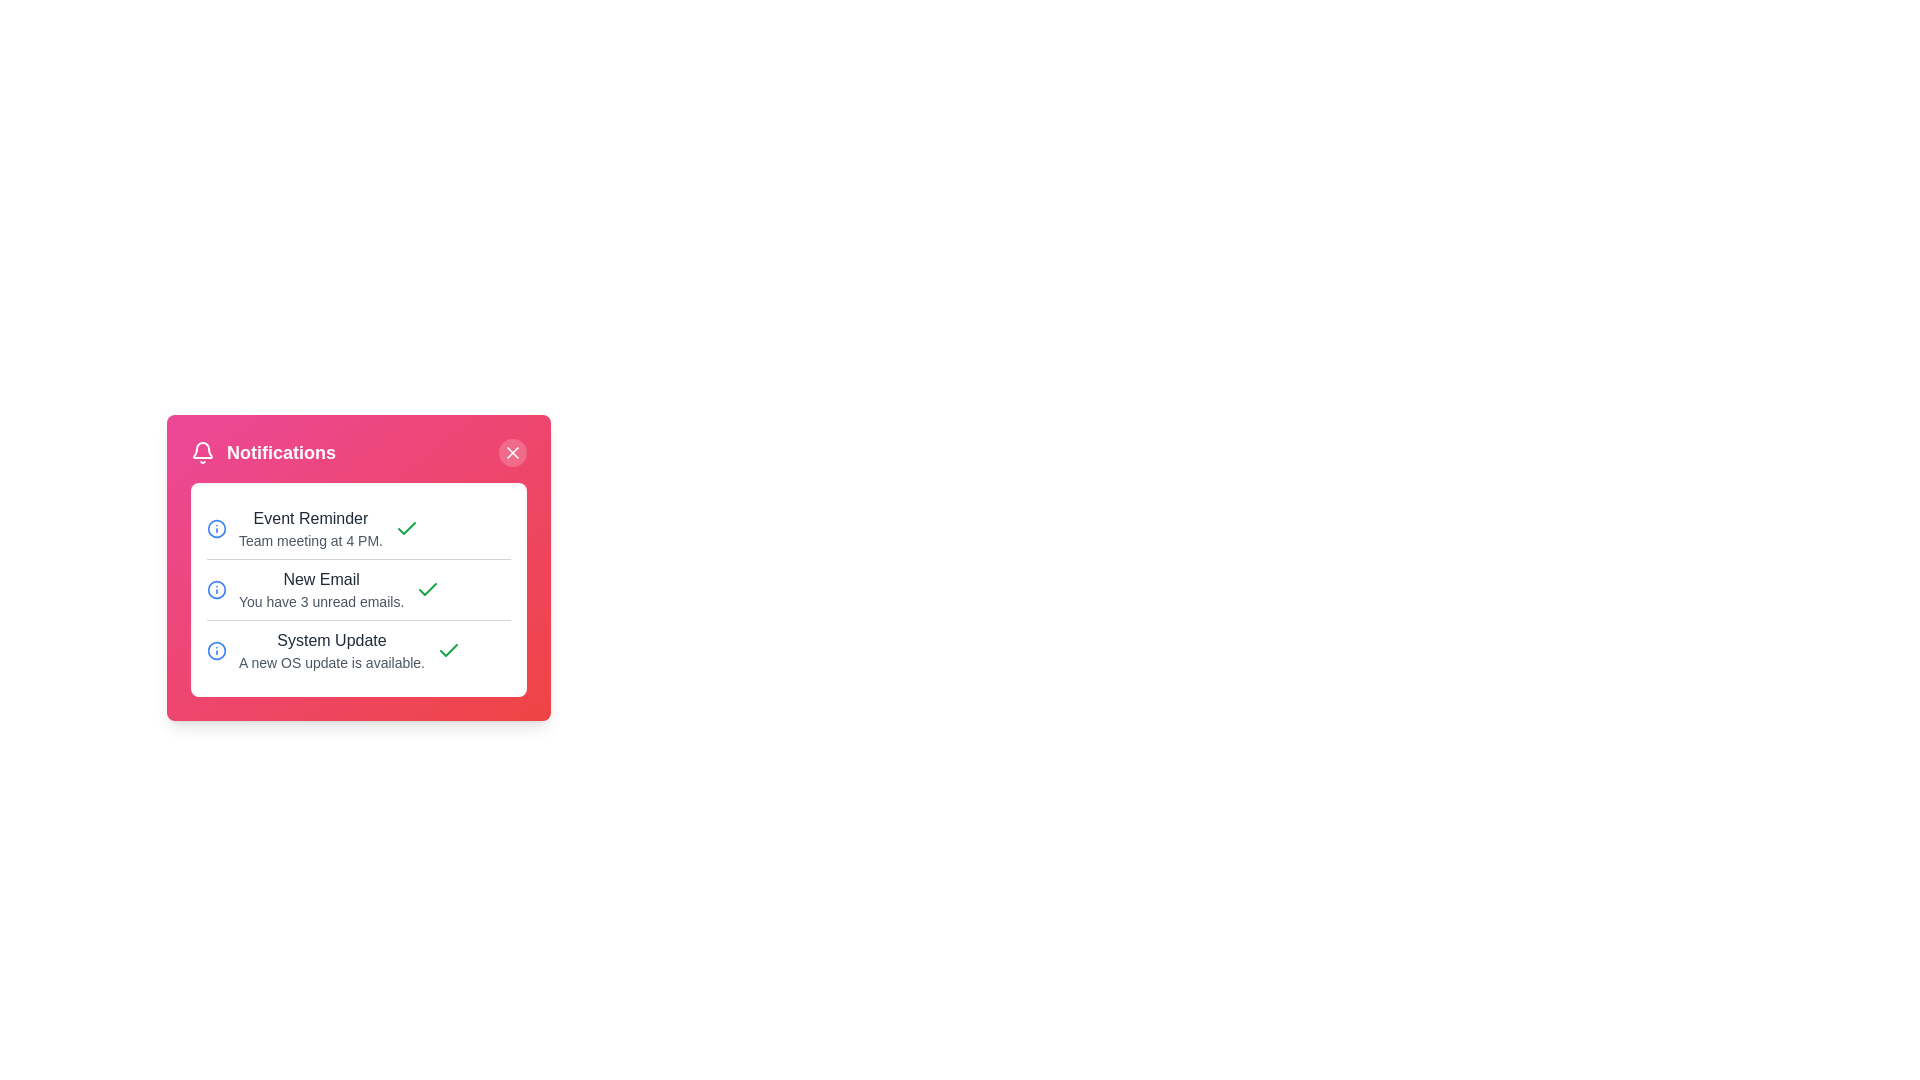 This screenshot has height=1080, width=1920. I want to click on the 'System Update' notification completion icon located at the far-right corner of the notification card, so click(448, 651).